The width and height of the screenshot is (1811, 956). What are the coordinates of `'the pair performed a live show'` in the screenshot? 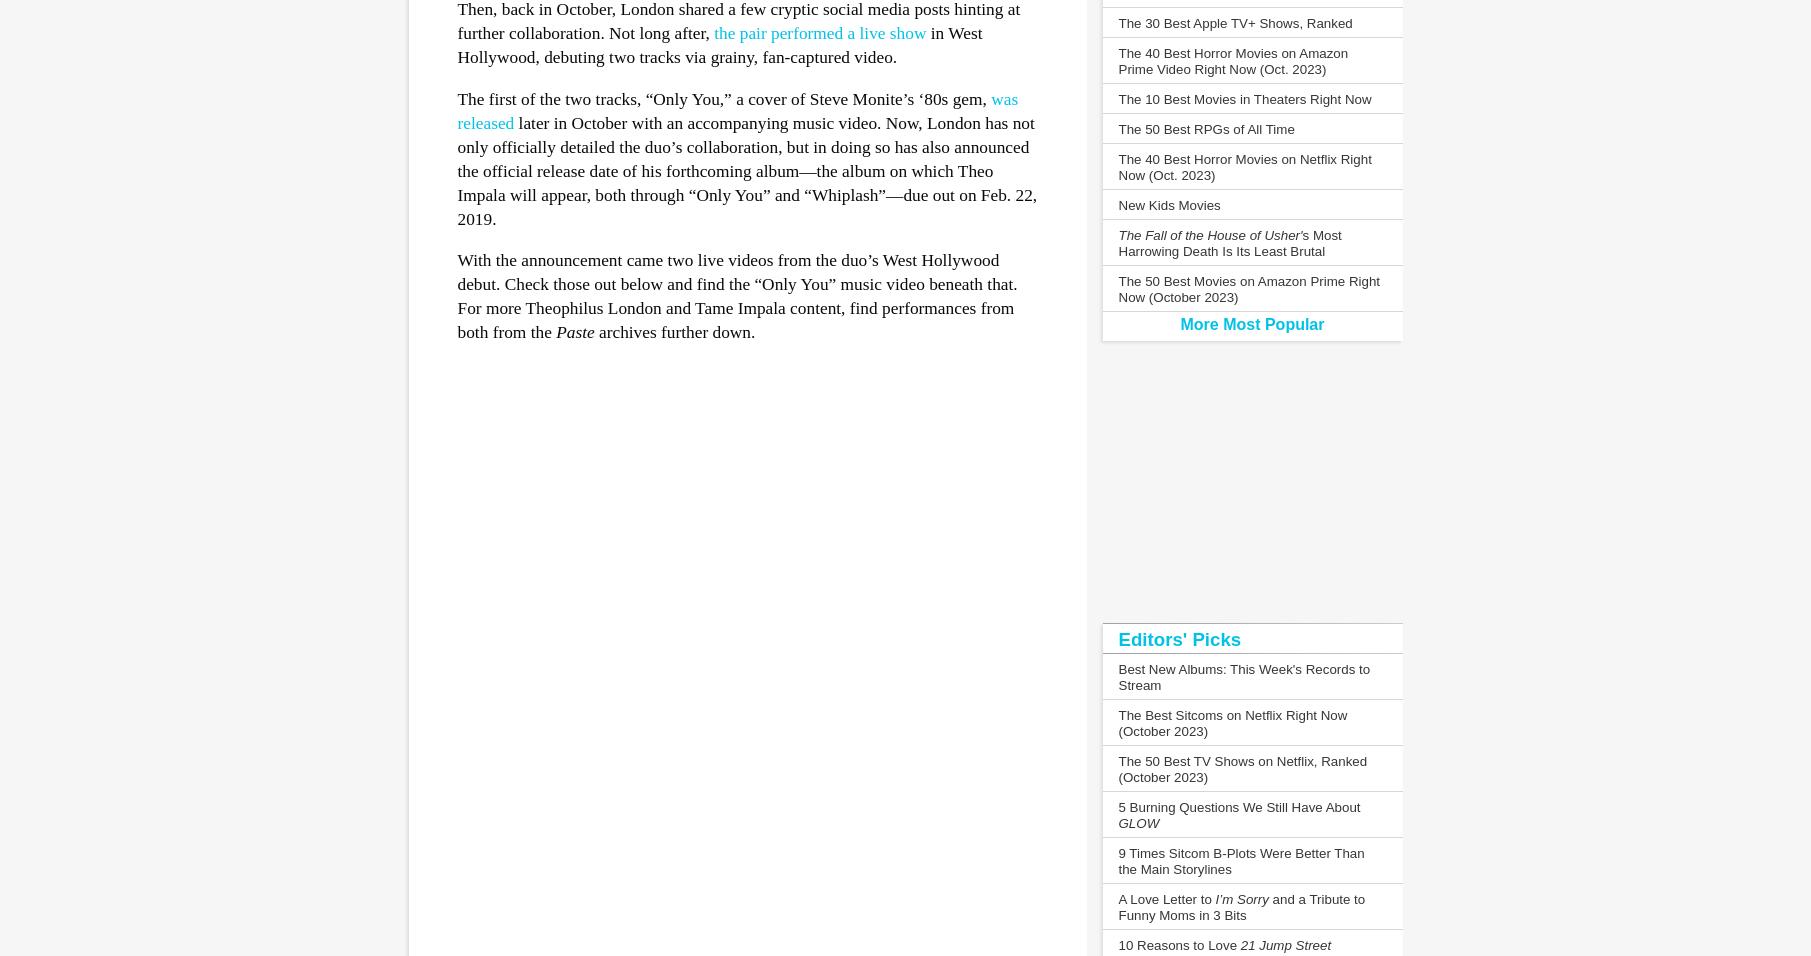 It's located at (820, 32).